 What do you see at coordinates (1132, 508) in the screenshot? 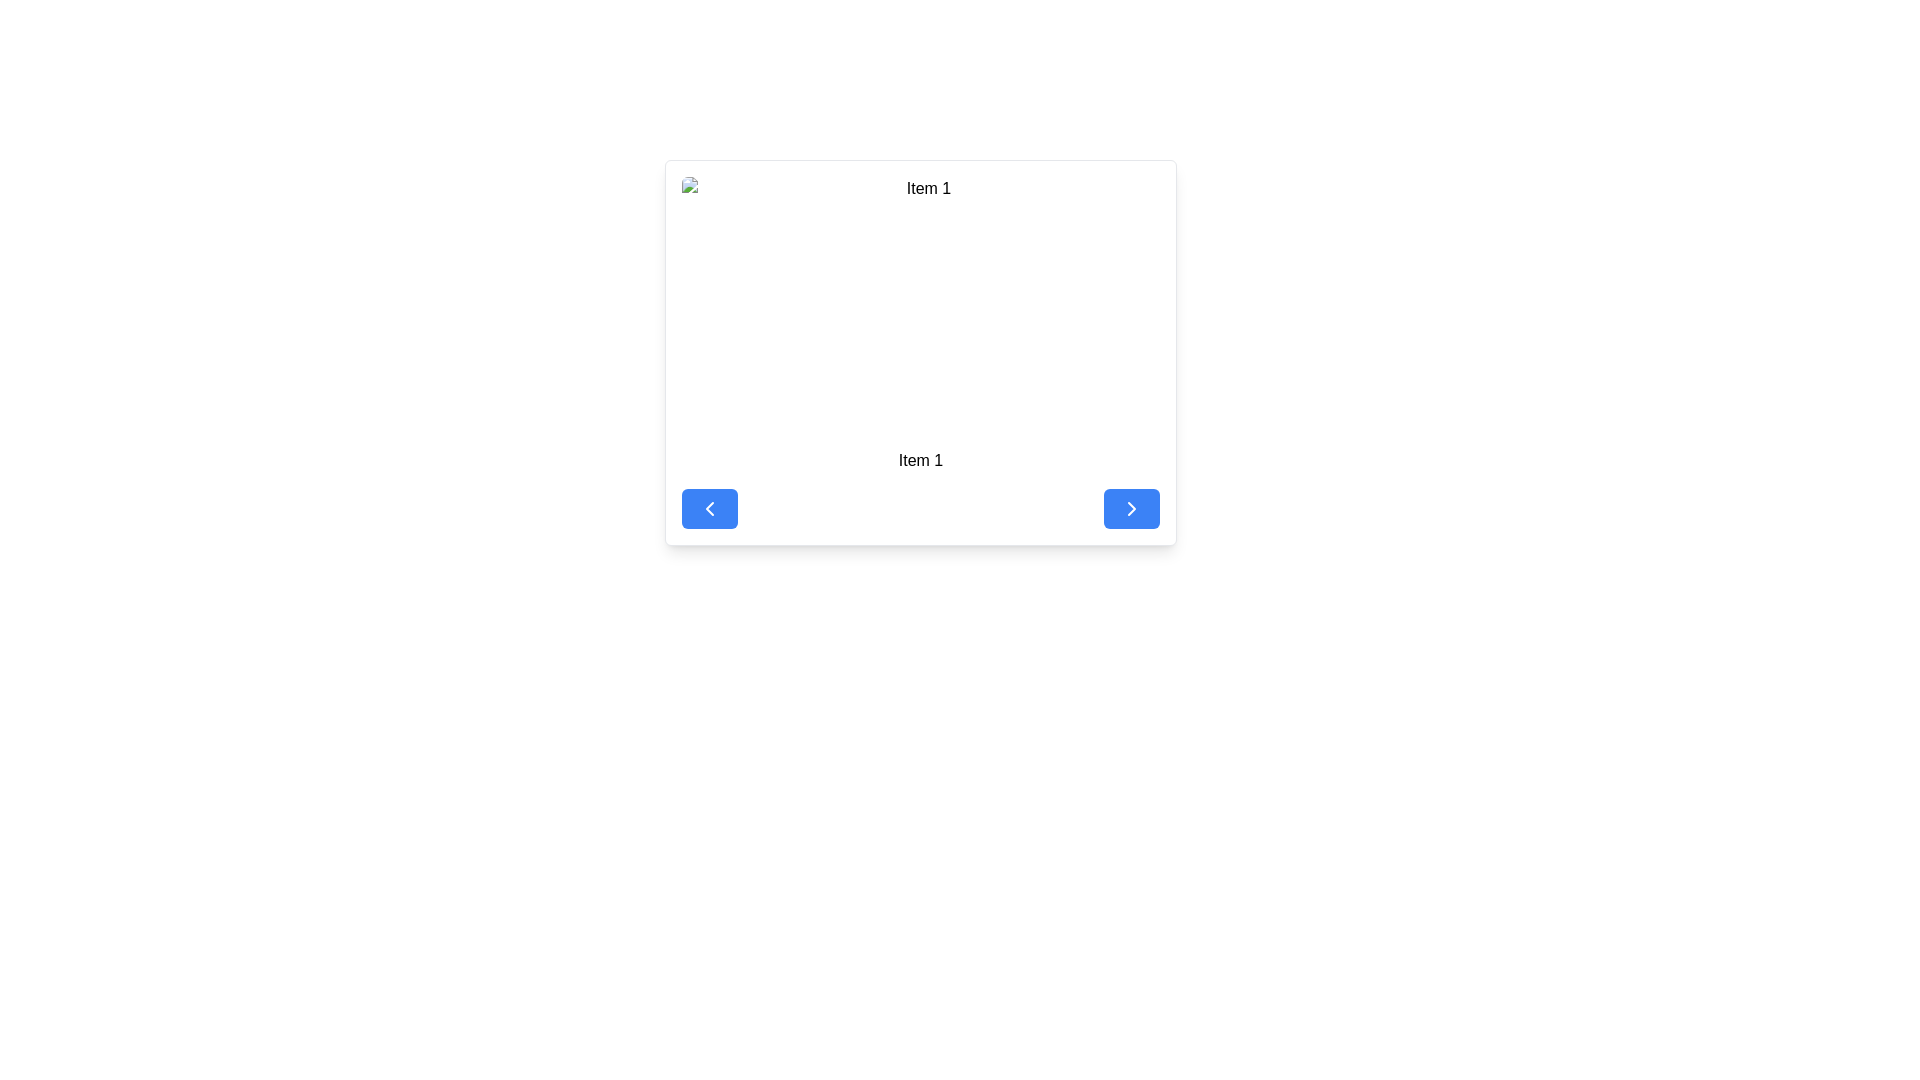
I see `the right-pointing arrow icon within the blue circular button located in the bottom-right corner of the interface` at bounding box center [1132, 508].